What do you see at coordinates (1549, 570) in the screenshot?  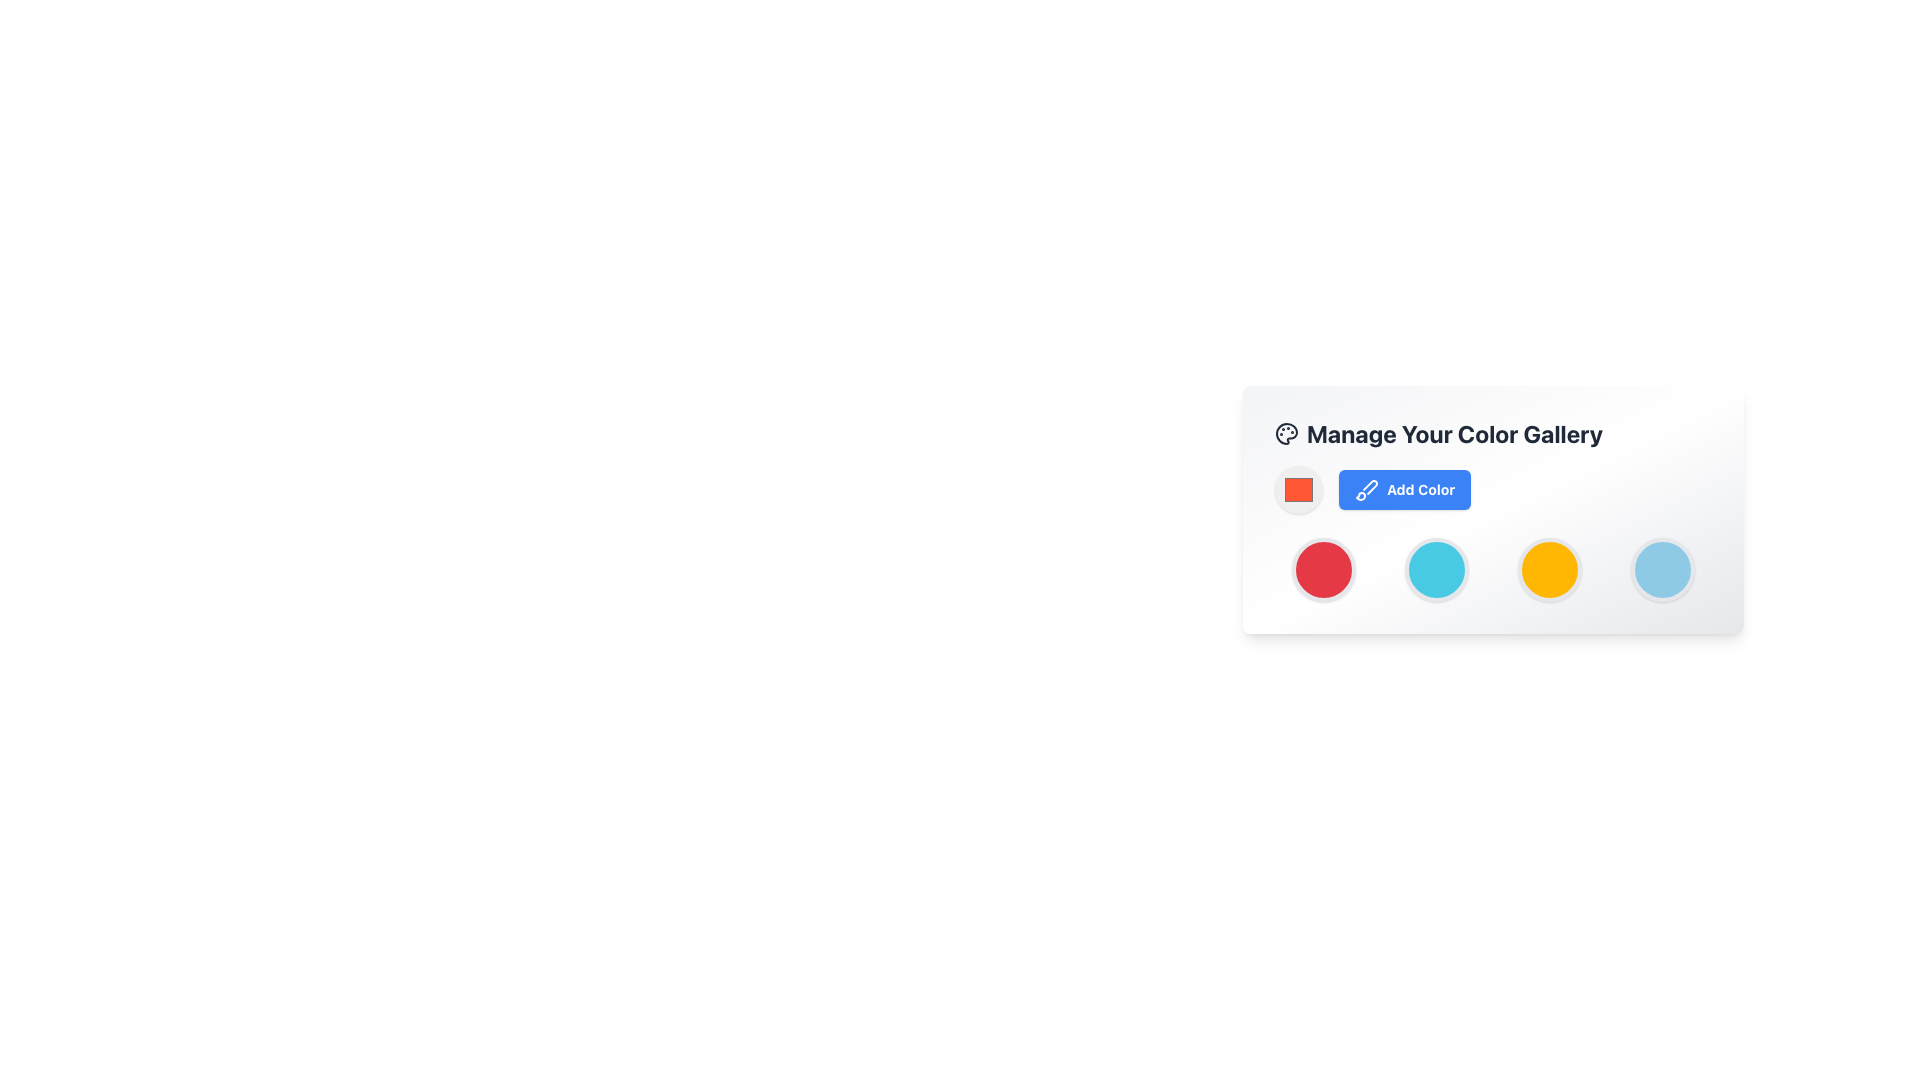 I see `the third circular button or color swatch in the 'Manage Your Color Gallery' section` at bounding box center [1549, 570].